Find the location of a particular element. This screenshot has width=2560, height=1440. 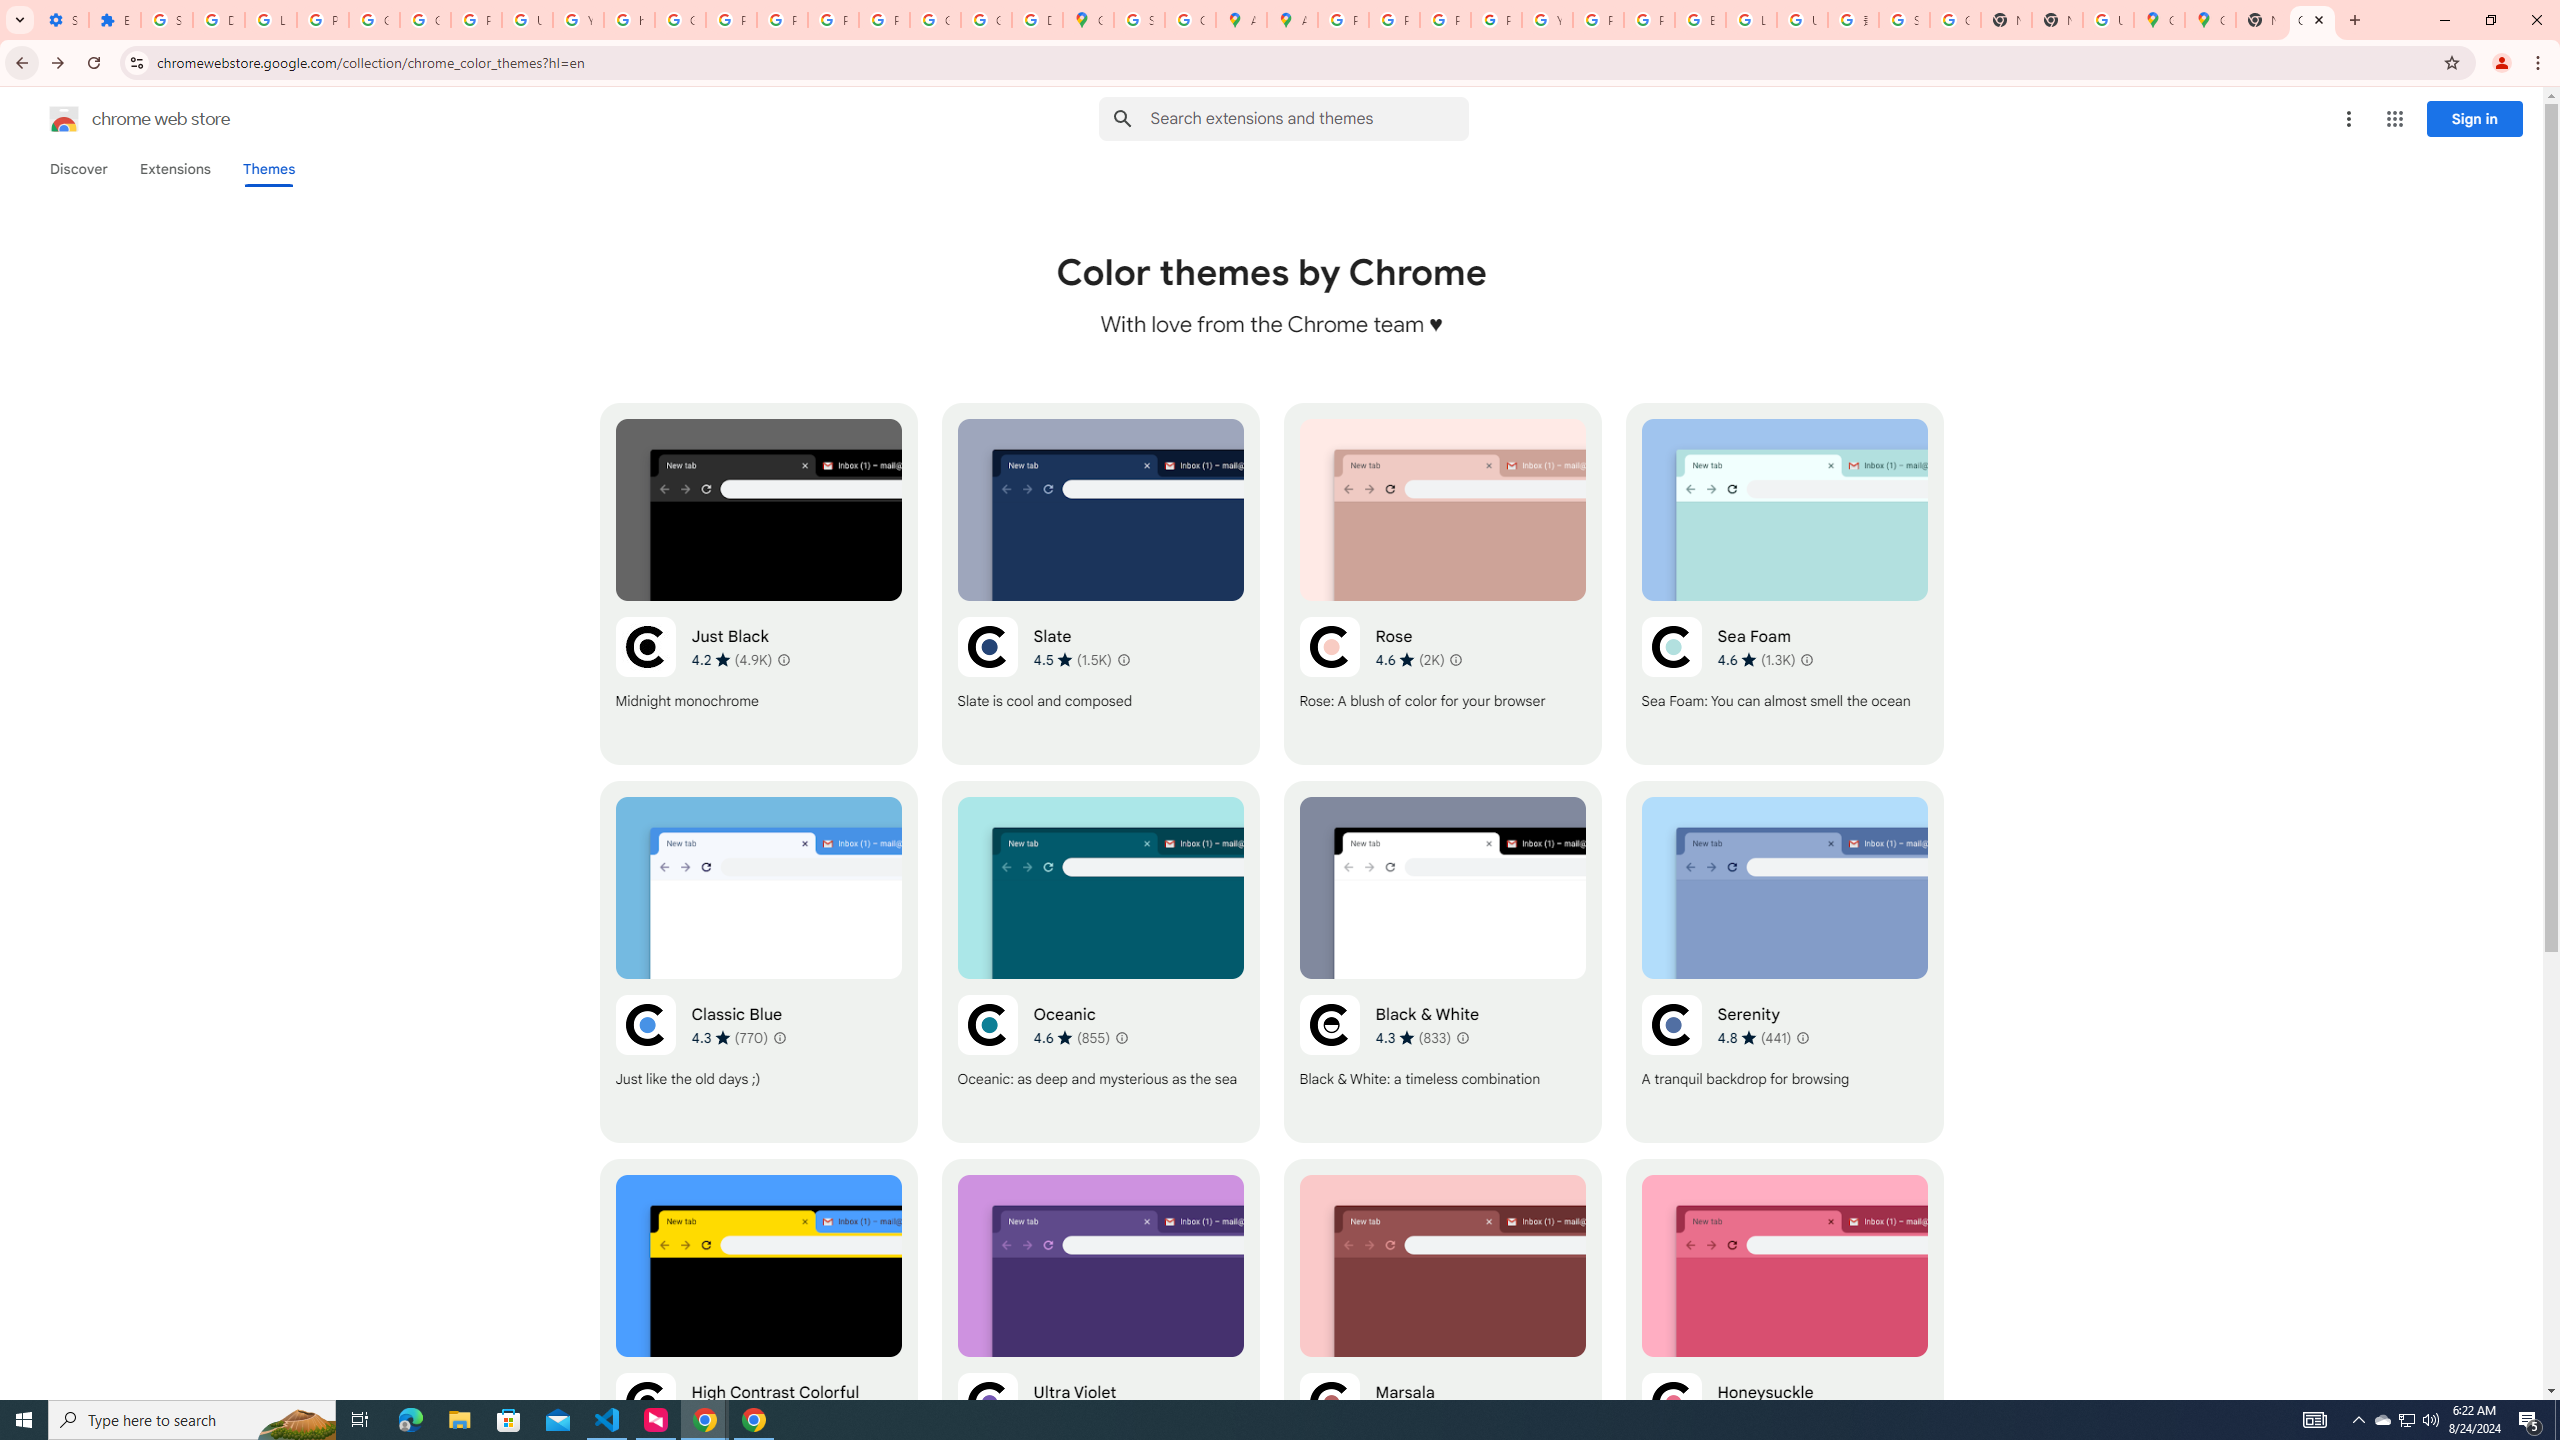

'Marsala' is located at coordinates (1442, 1338).